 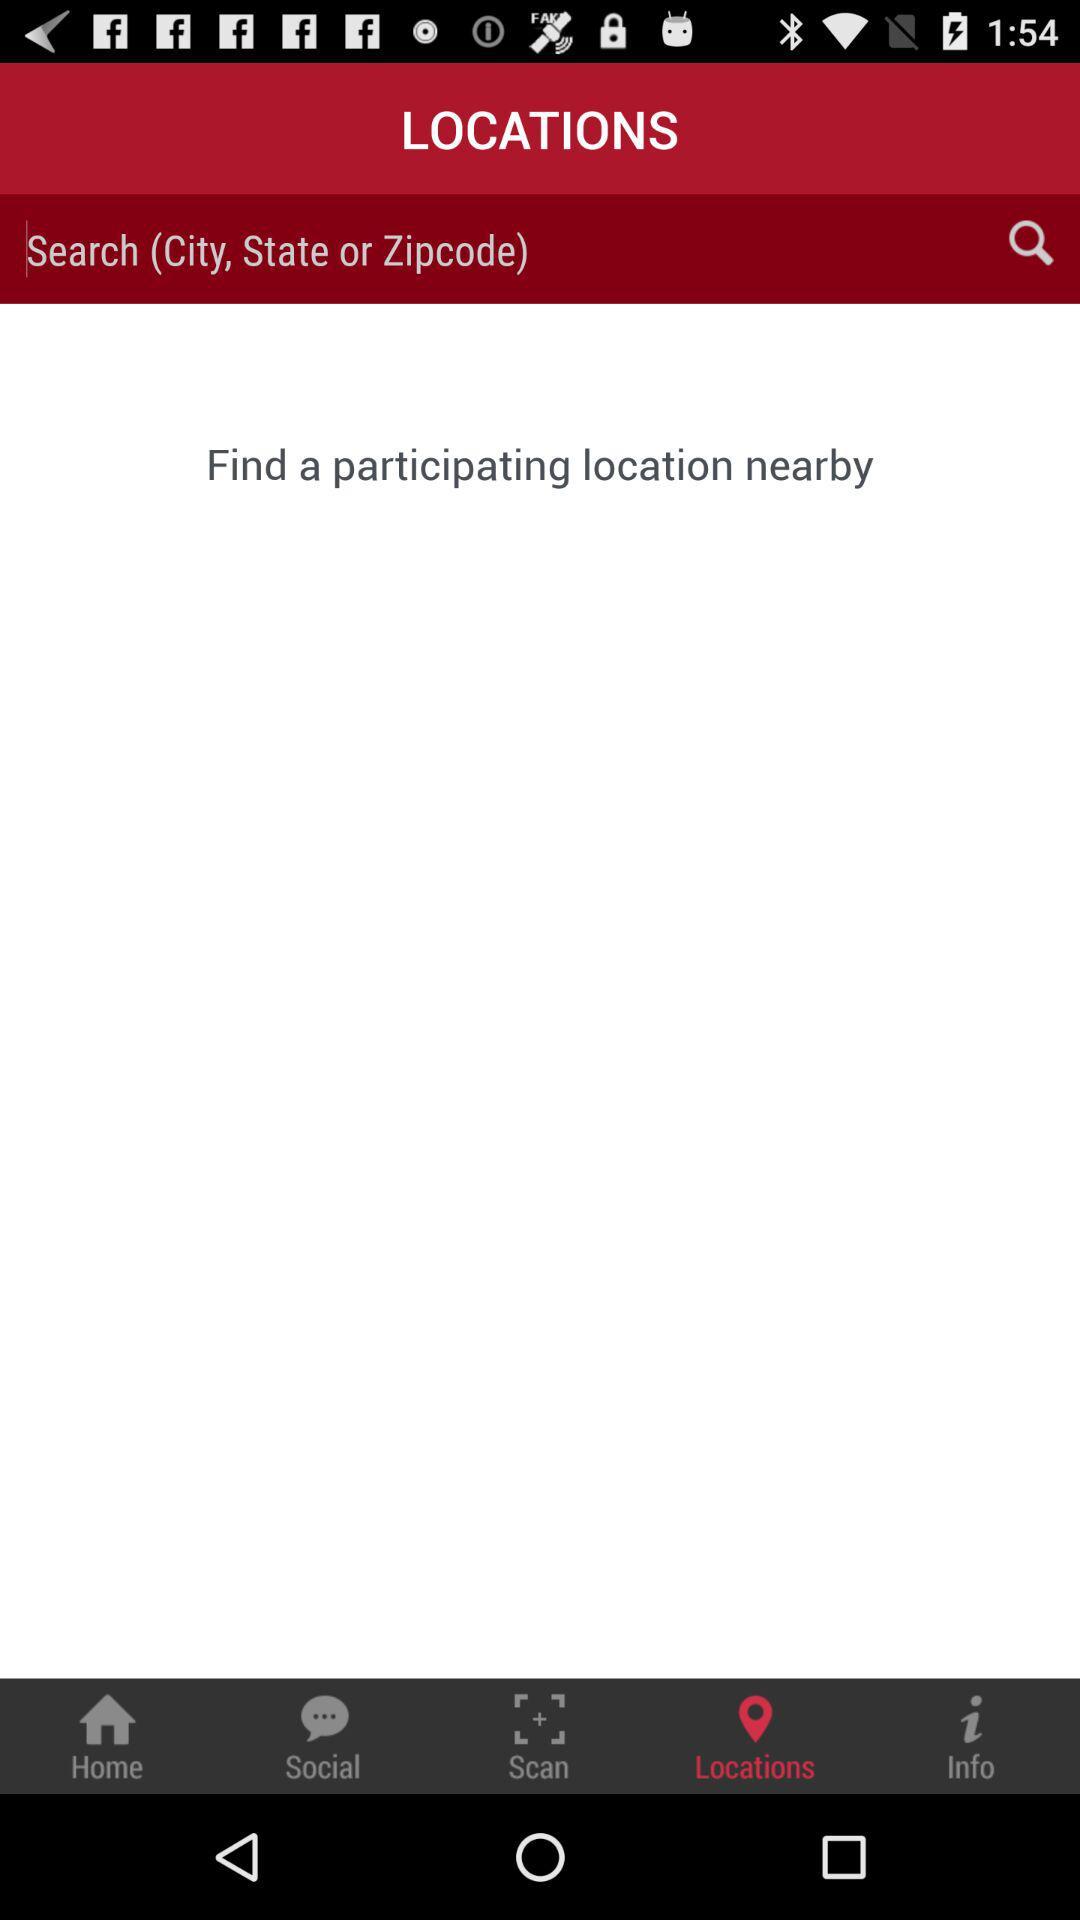 I want to click on the find a participating item, so click(x=540, y=462).